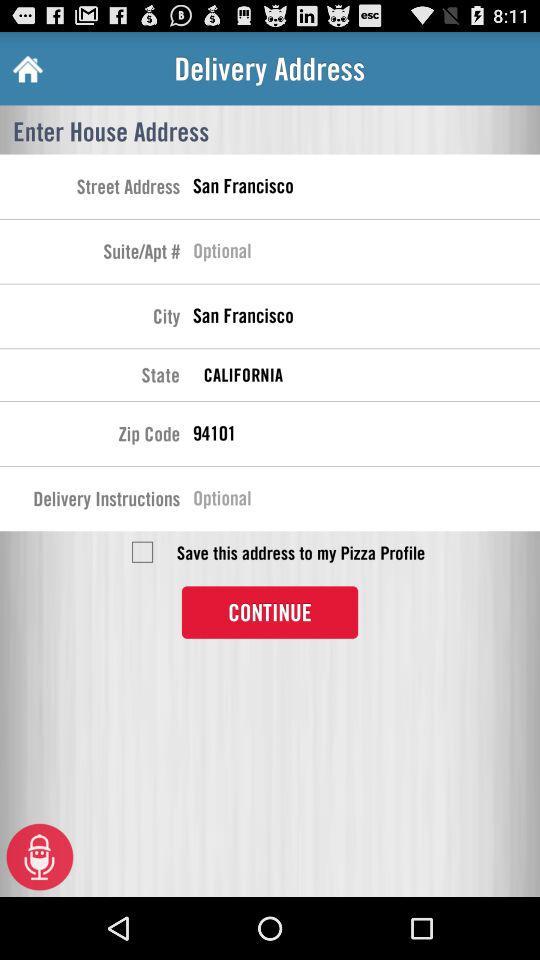  I want to click on place to enter suite or apt number, so click(365, 252).